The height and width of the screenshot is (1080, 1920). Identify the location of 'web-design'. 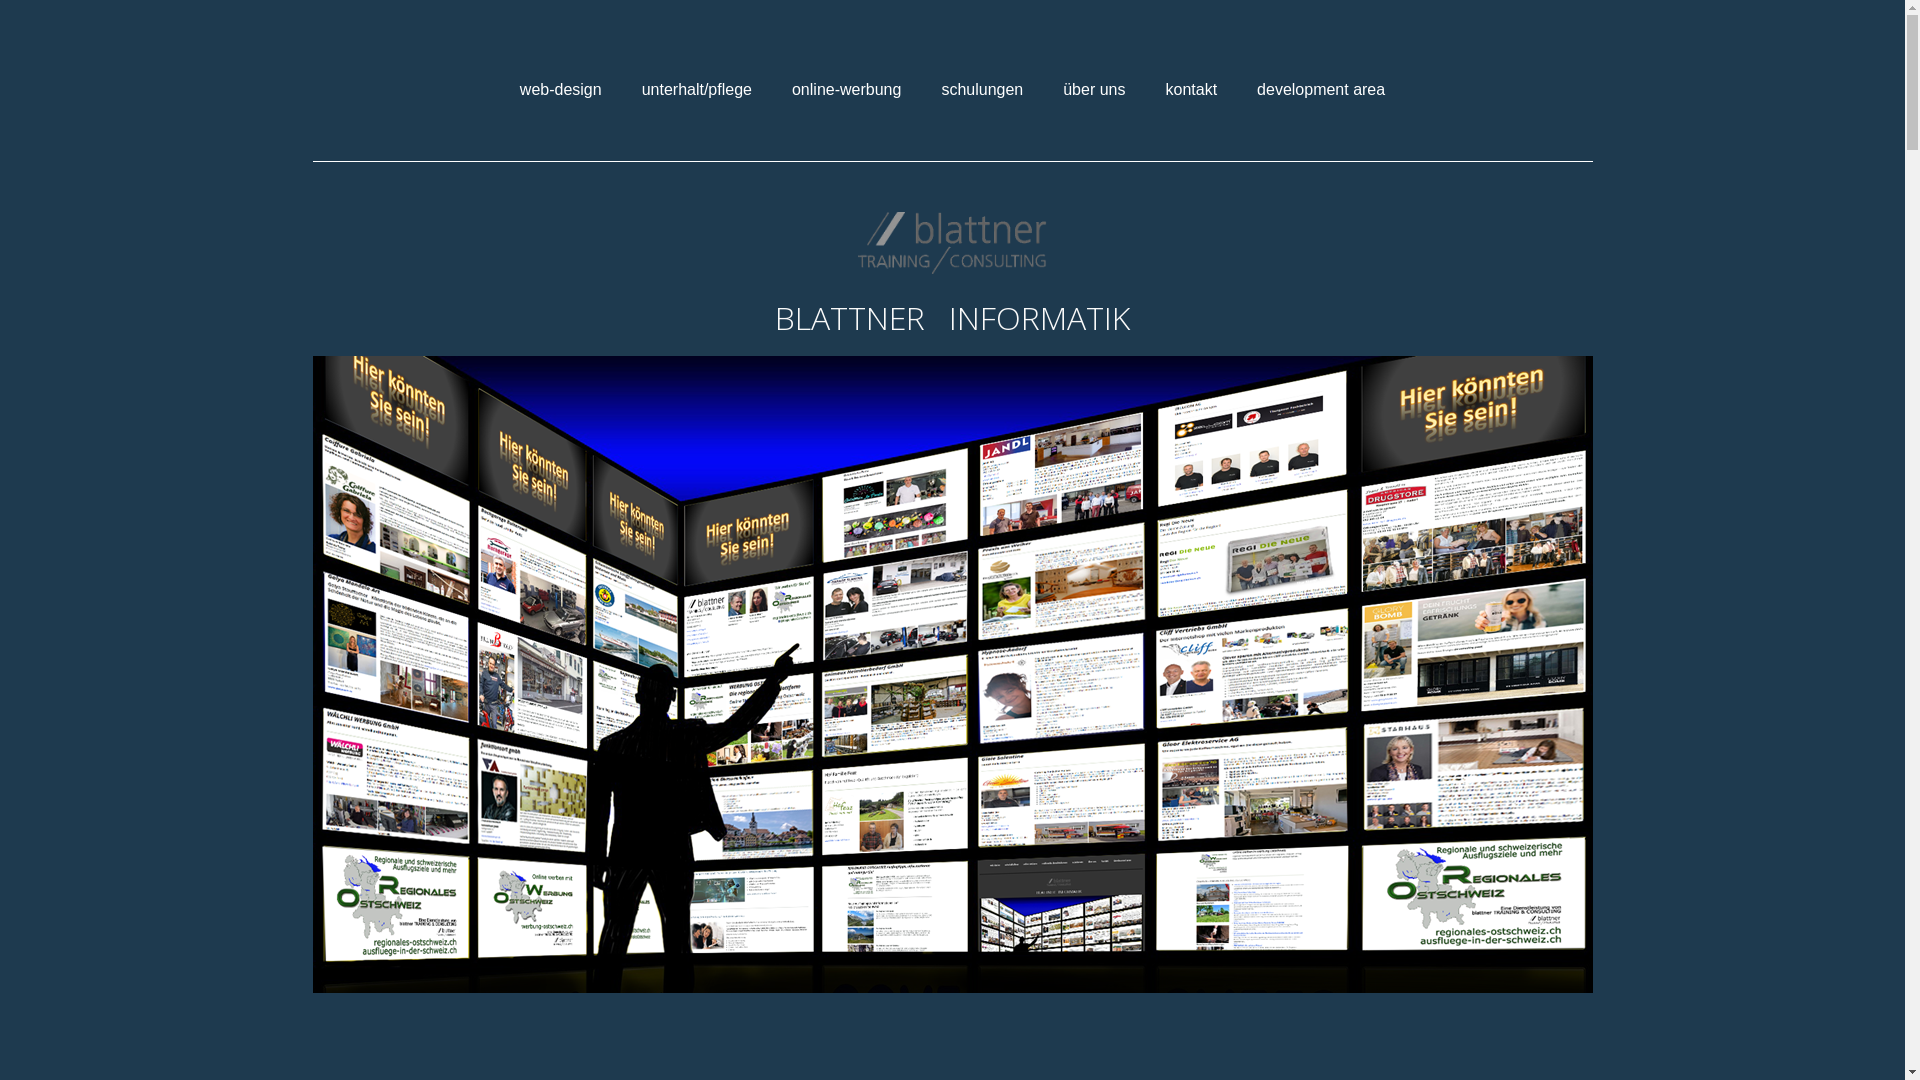
(560, 88).